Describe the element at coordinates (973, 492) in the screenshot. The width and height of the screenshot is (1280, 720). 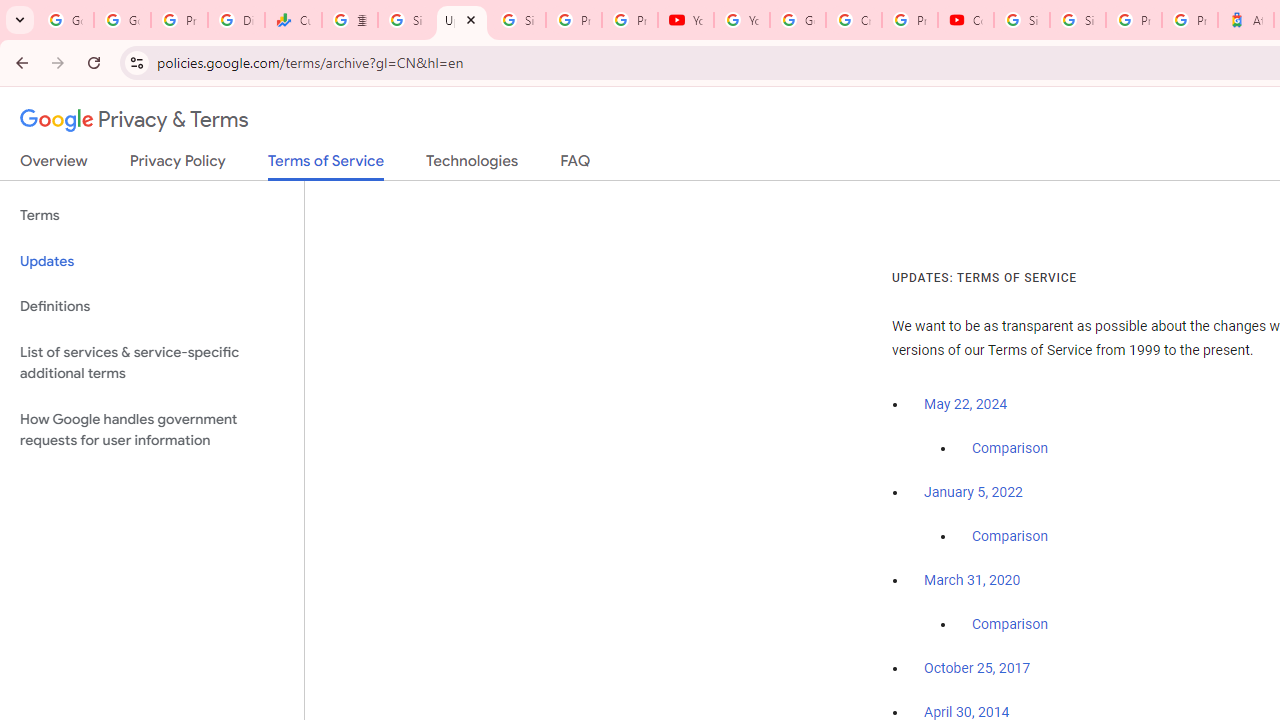
I see `'January 5, 2022'` at that location.